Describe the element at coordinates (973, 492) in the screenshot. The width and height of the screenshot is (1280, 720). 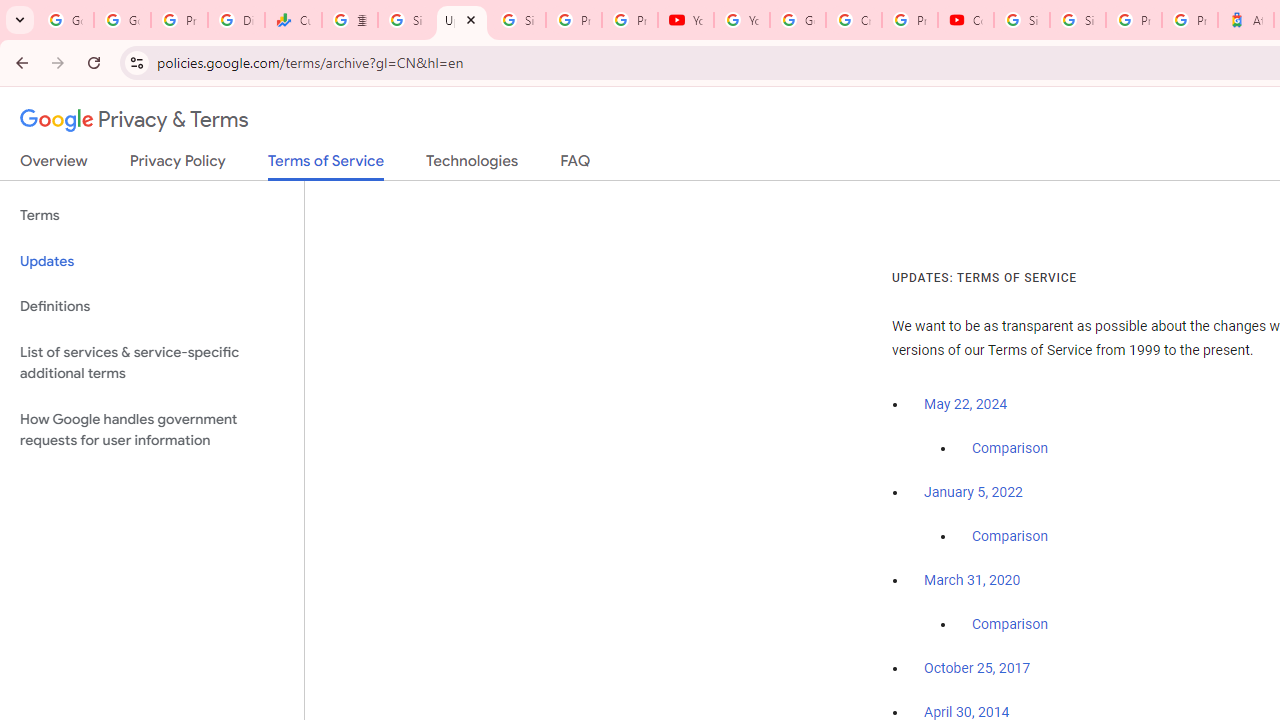
I see `'January 5, 2022'` at that location.